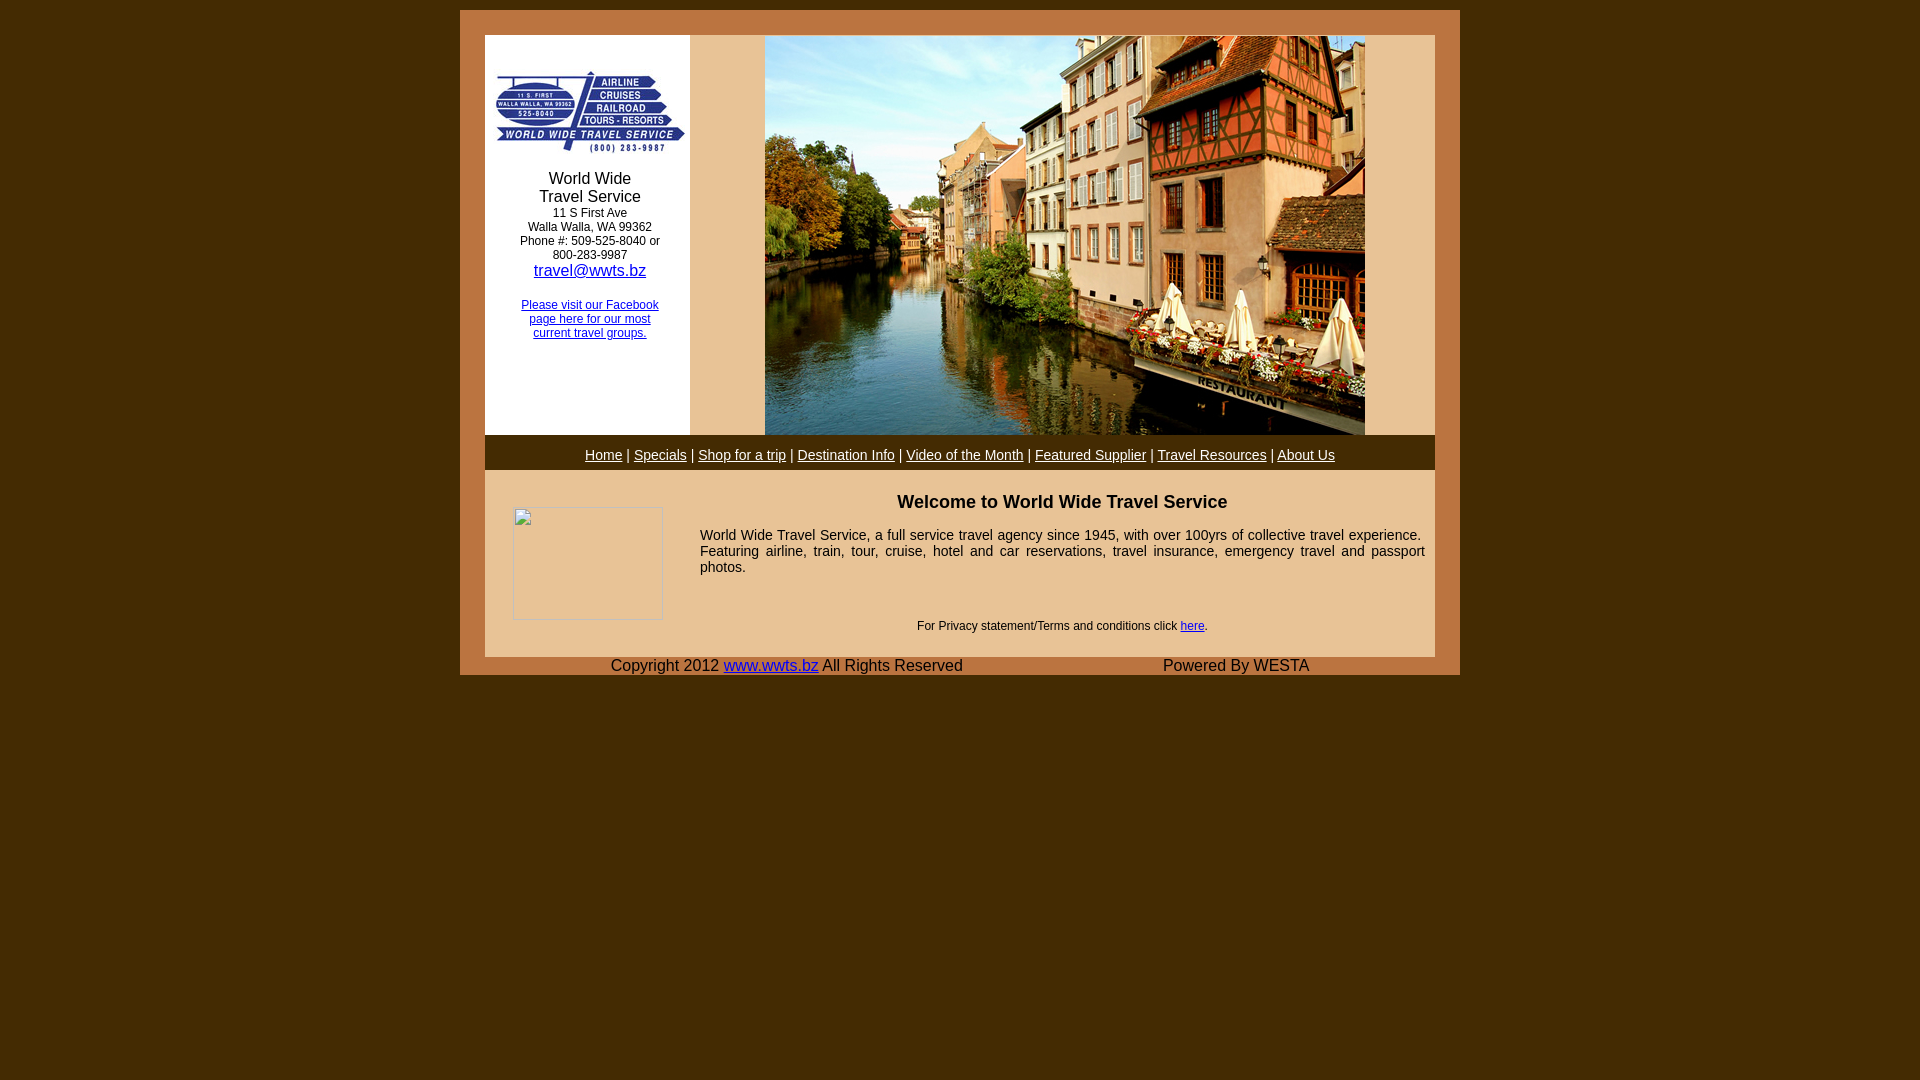 The height and width of the screenshot is (1080, 1920). Describe the element at coordinates (846, 455) in the screenshot. I see `'Destination Info'` at that location.